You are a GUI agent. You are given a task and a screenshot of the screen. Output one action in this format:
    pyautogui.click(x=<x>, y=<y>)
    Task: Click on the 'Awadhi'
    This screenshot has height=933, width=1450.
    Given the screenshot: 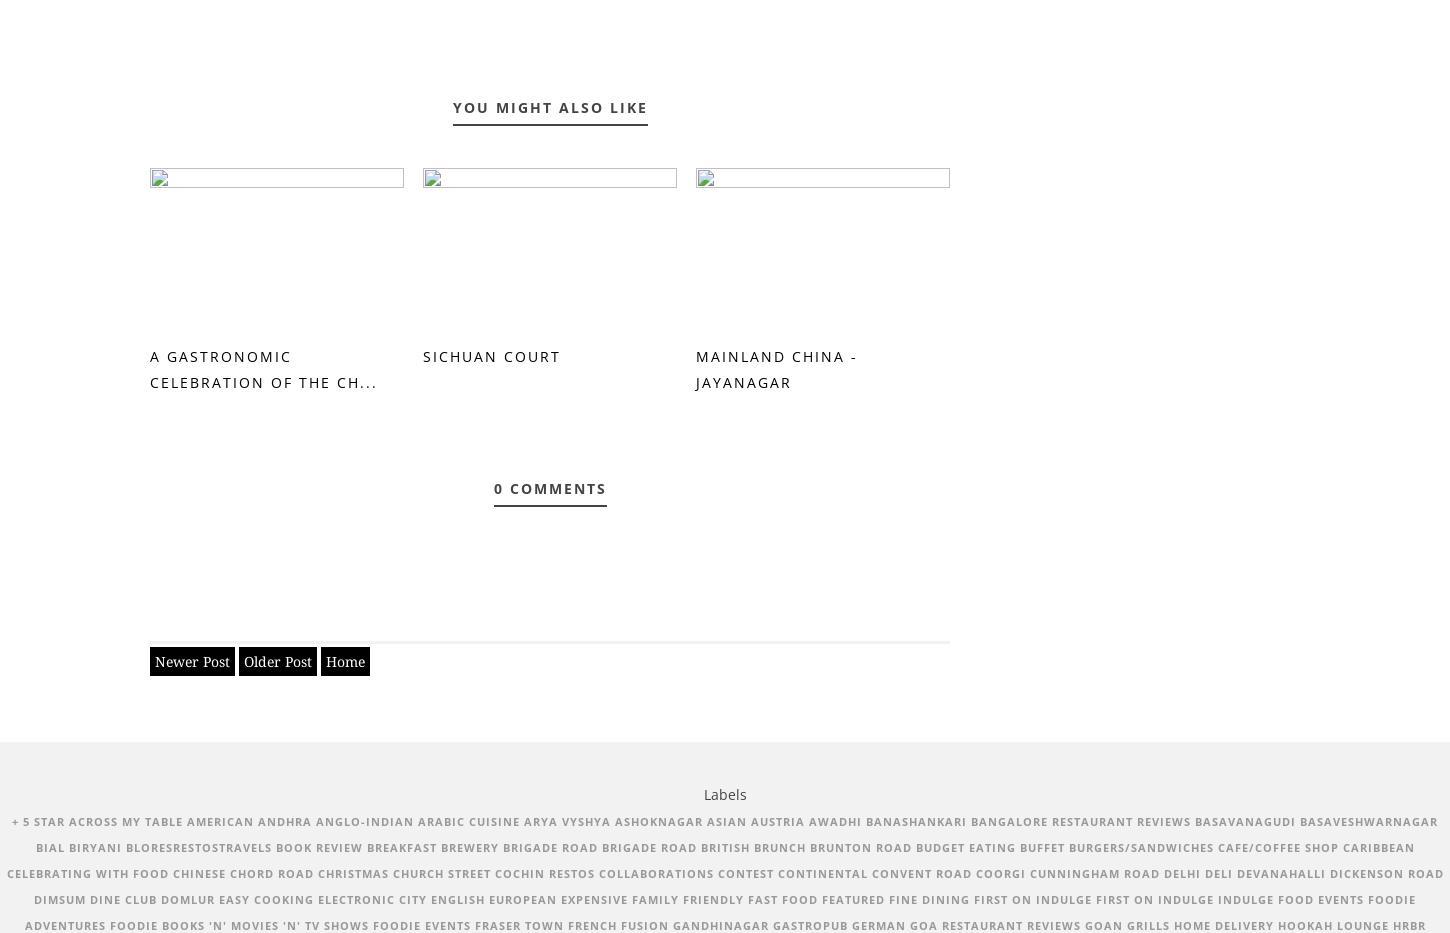 What is the action you would take?
    pyautogui.click(x=835, y=820)
    